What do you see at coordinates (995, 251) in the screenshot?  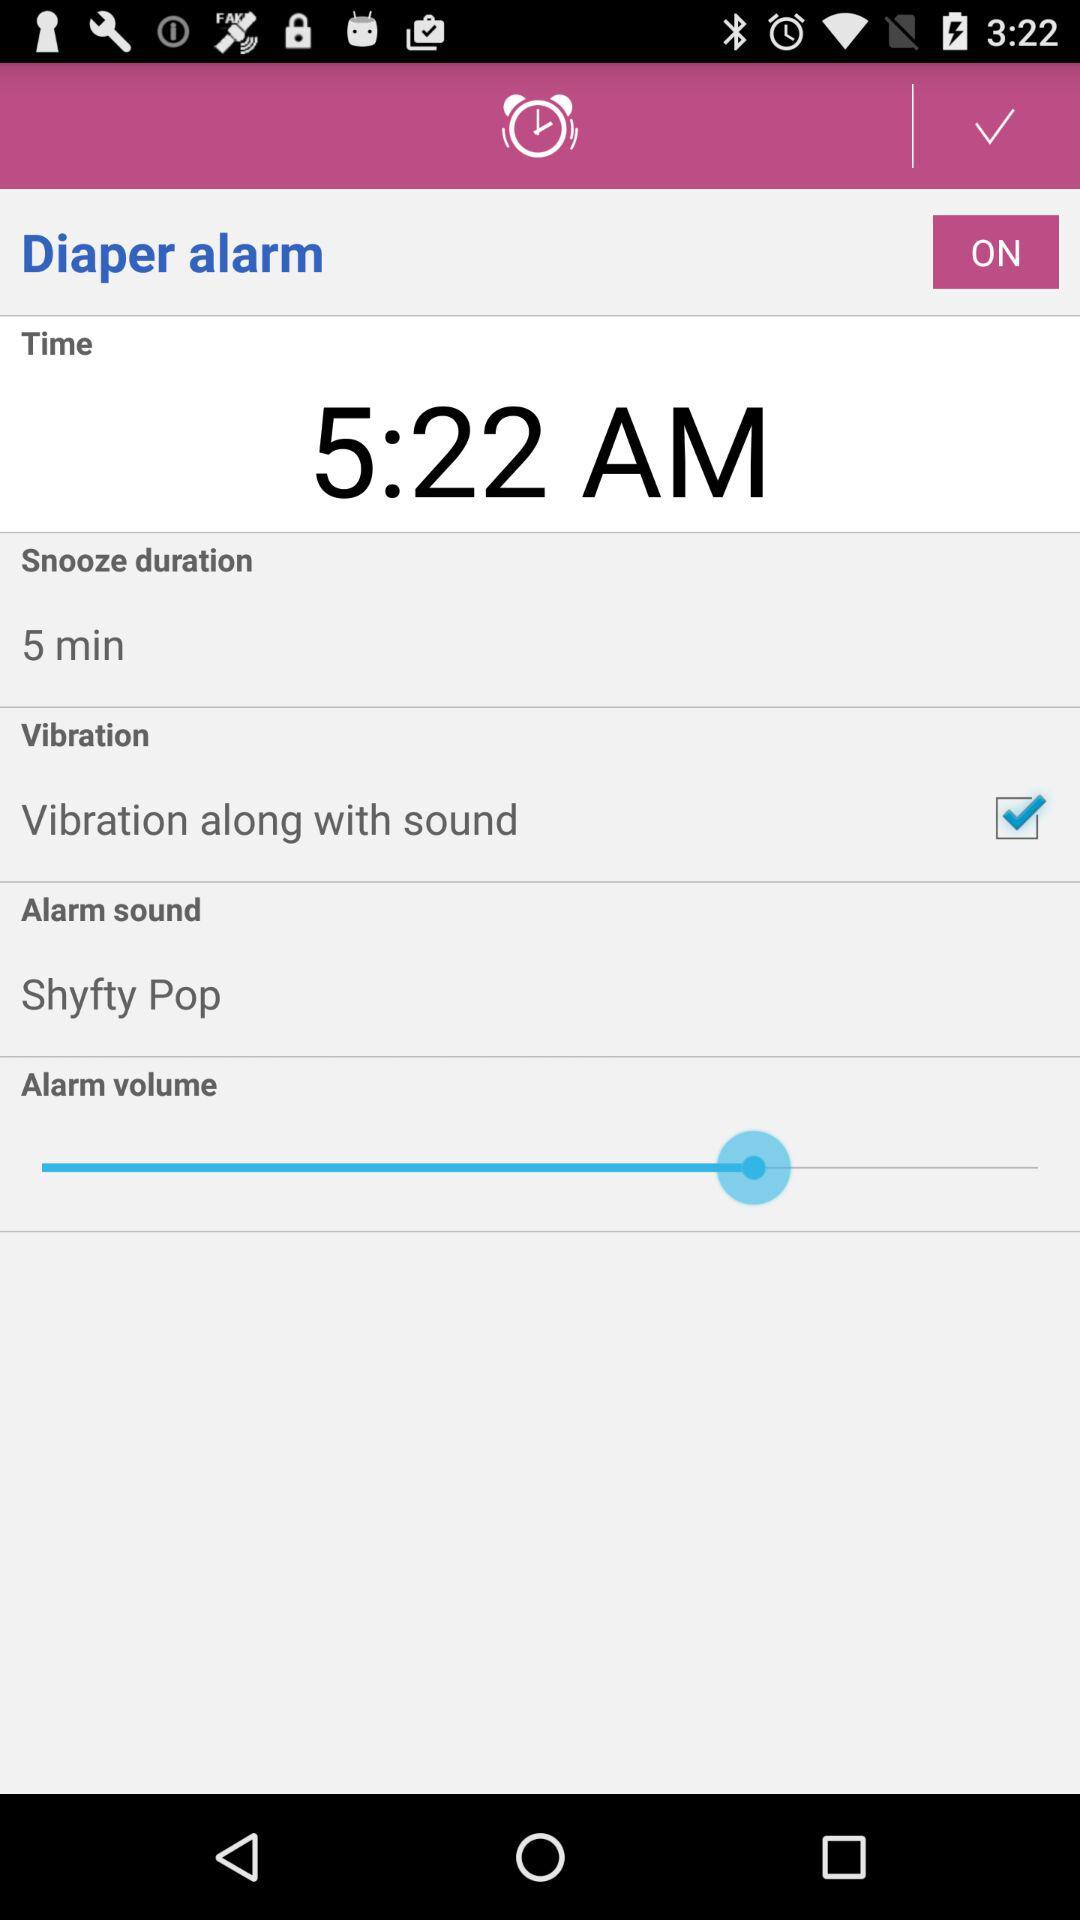 I see `the icon next to the diaper alarm` at bounding box center [995, 251].